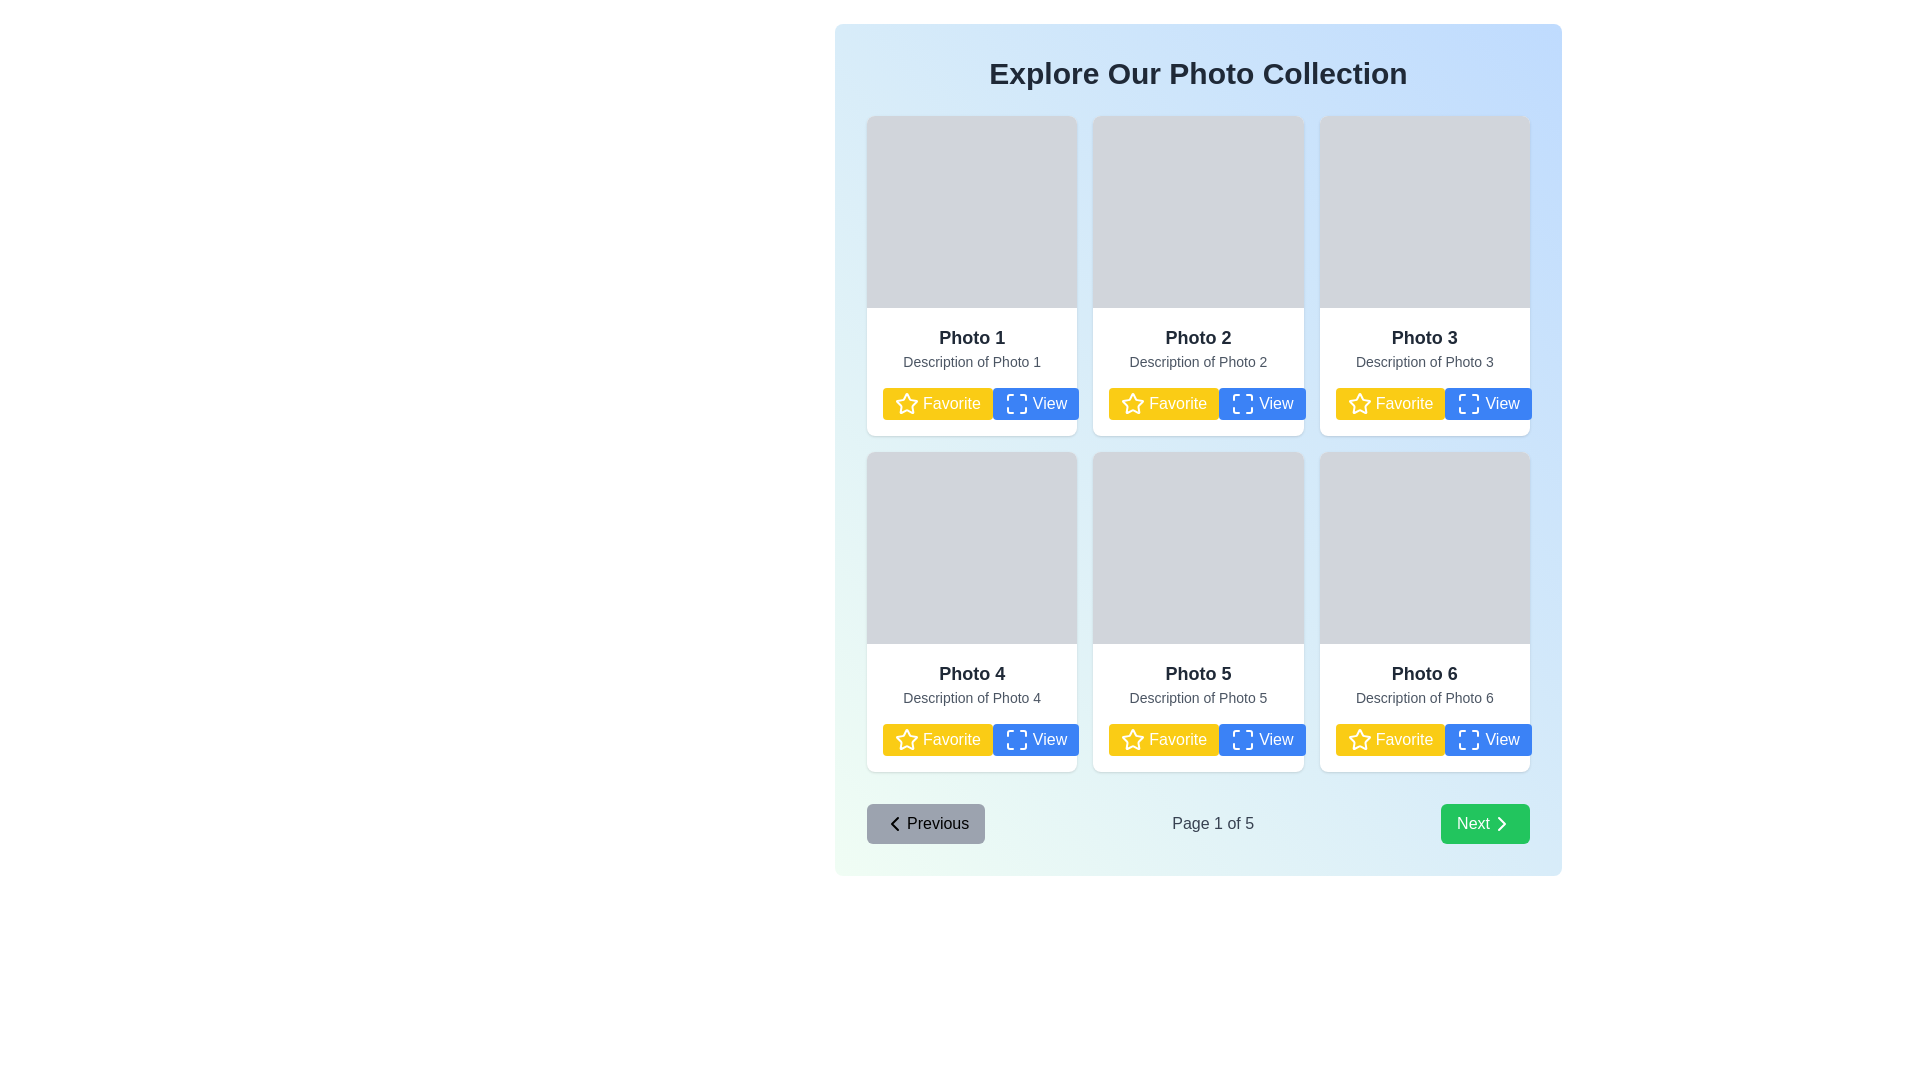 The height and width of the screenshot is (1080, 1920). Describe the element at coordinates (925, 824) in the screenshot. I see `the 'Previous' button, which is a rectangular button with rounded corners, light gray background, and a left-pointing chevron icon, located at the bottom left of the main layout` at that location.